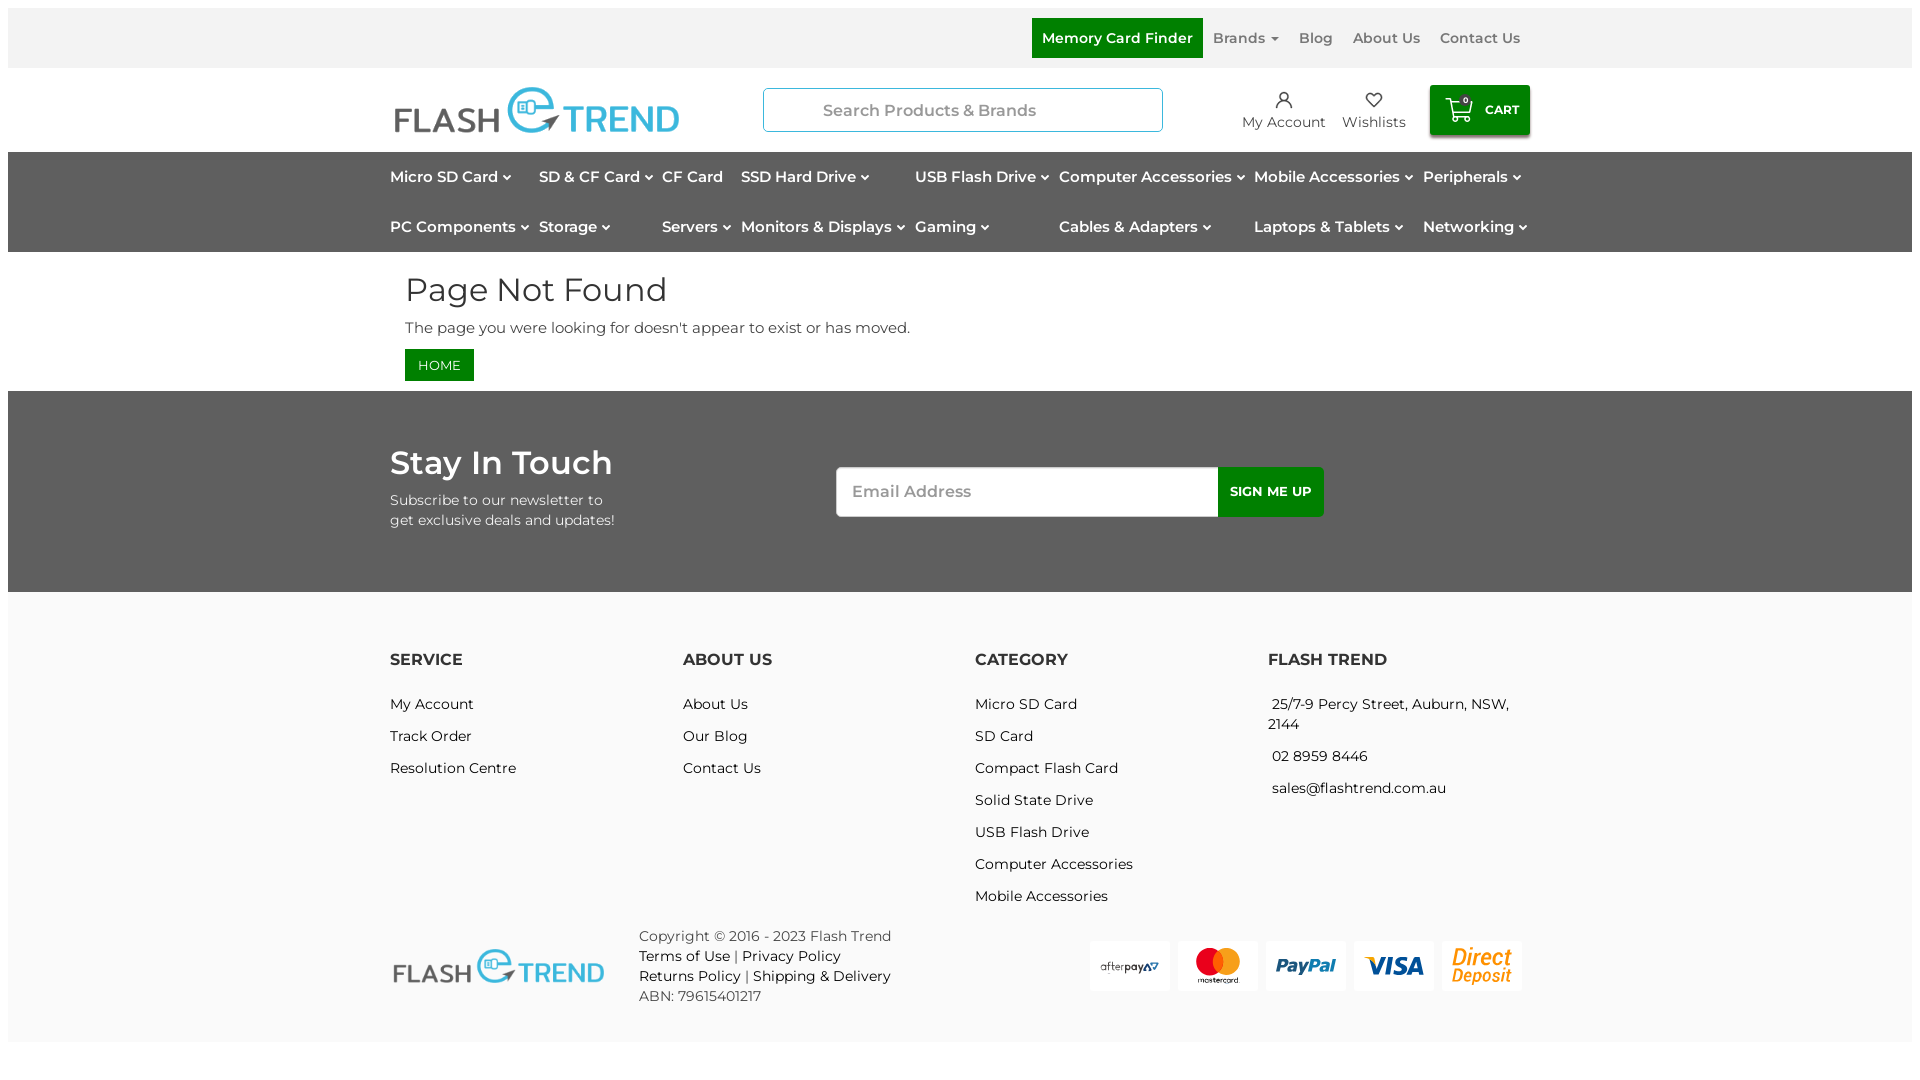 Image resolution: width=1920 pixels, height=1080 pixels. What do you see at coordinates (790, 955) in the screenshot?
I see `'Privacy Policy'` at bounding box center [790, 955].